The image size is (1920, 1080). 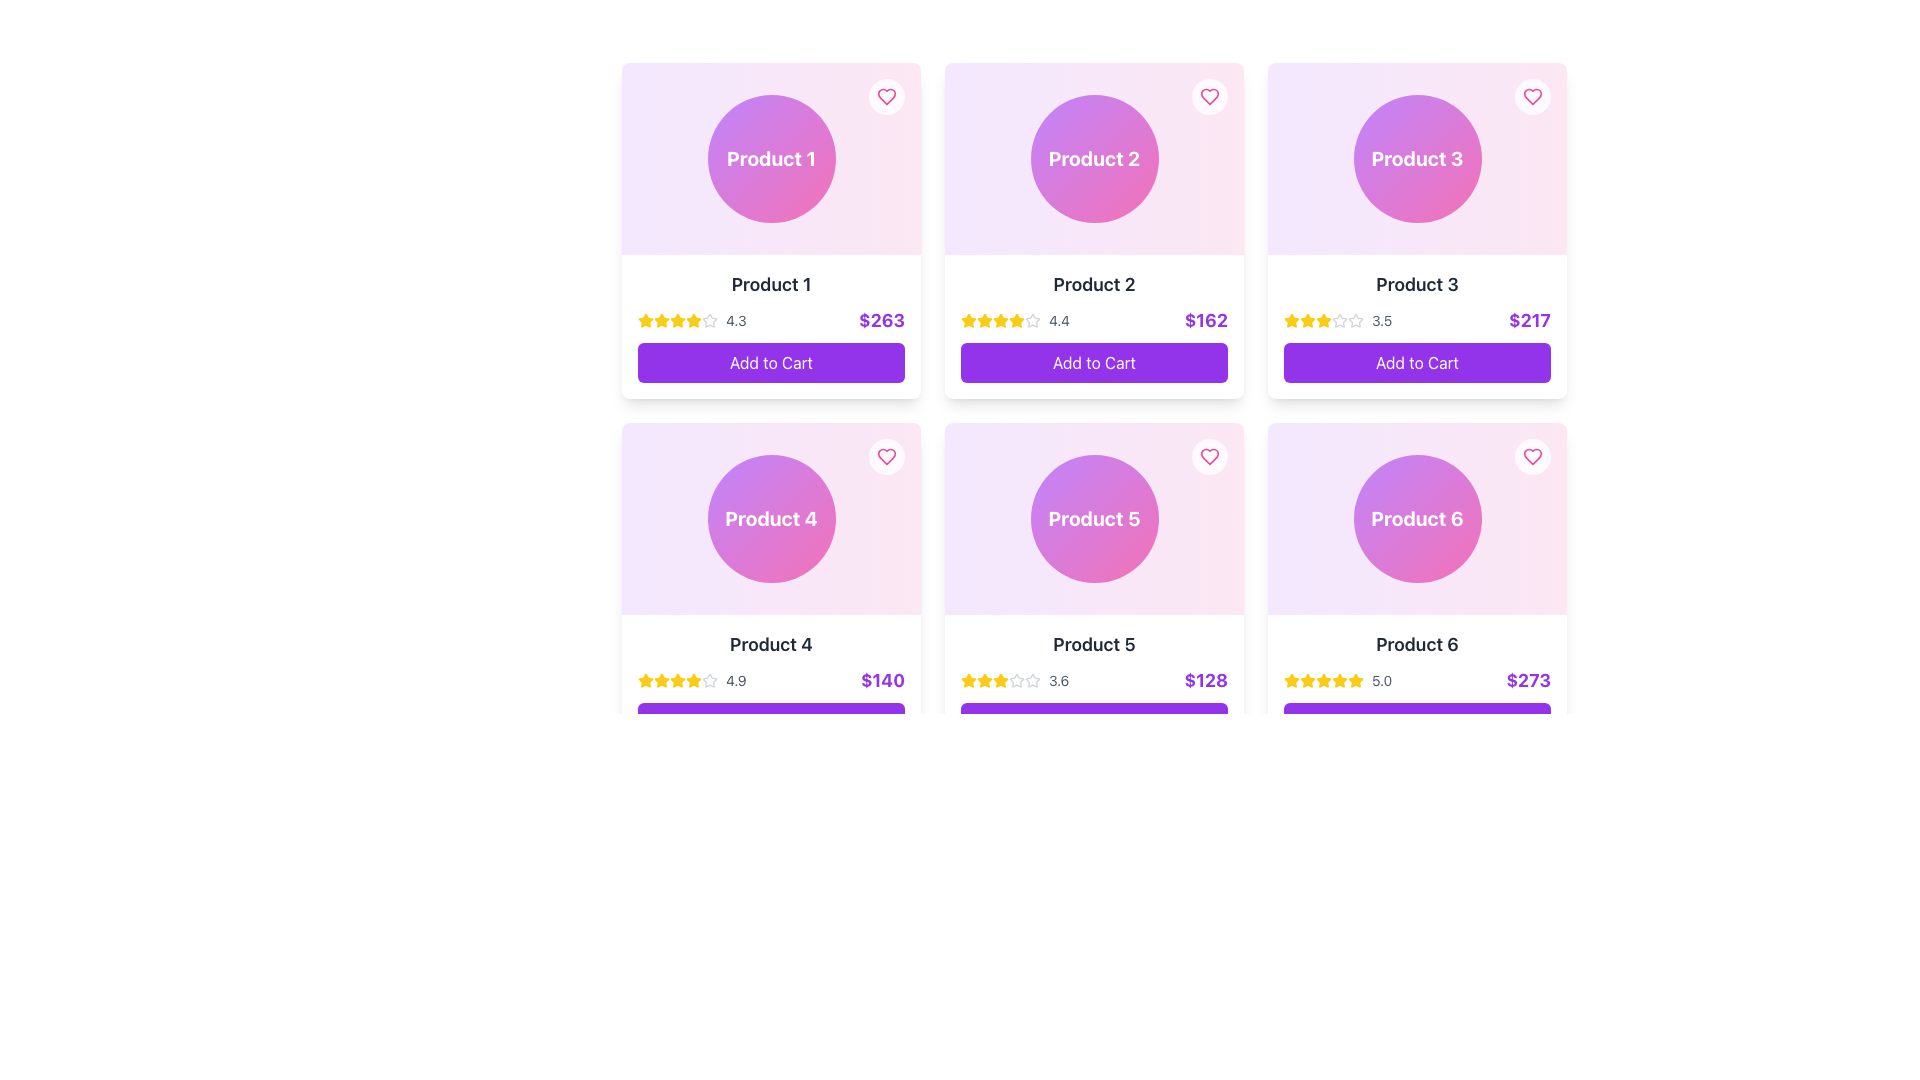 What do you see at coordinates (770, 722) in the screenshot?
I see `the 'Add to Cart' button with a bold purple background, located at the bottom of the card layout for 'Product 4'` at bounding box center [770, 722].